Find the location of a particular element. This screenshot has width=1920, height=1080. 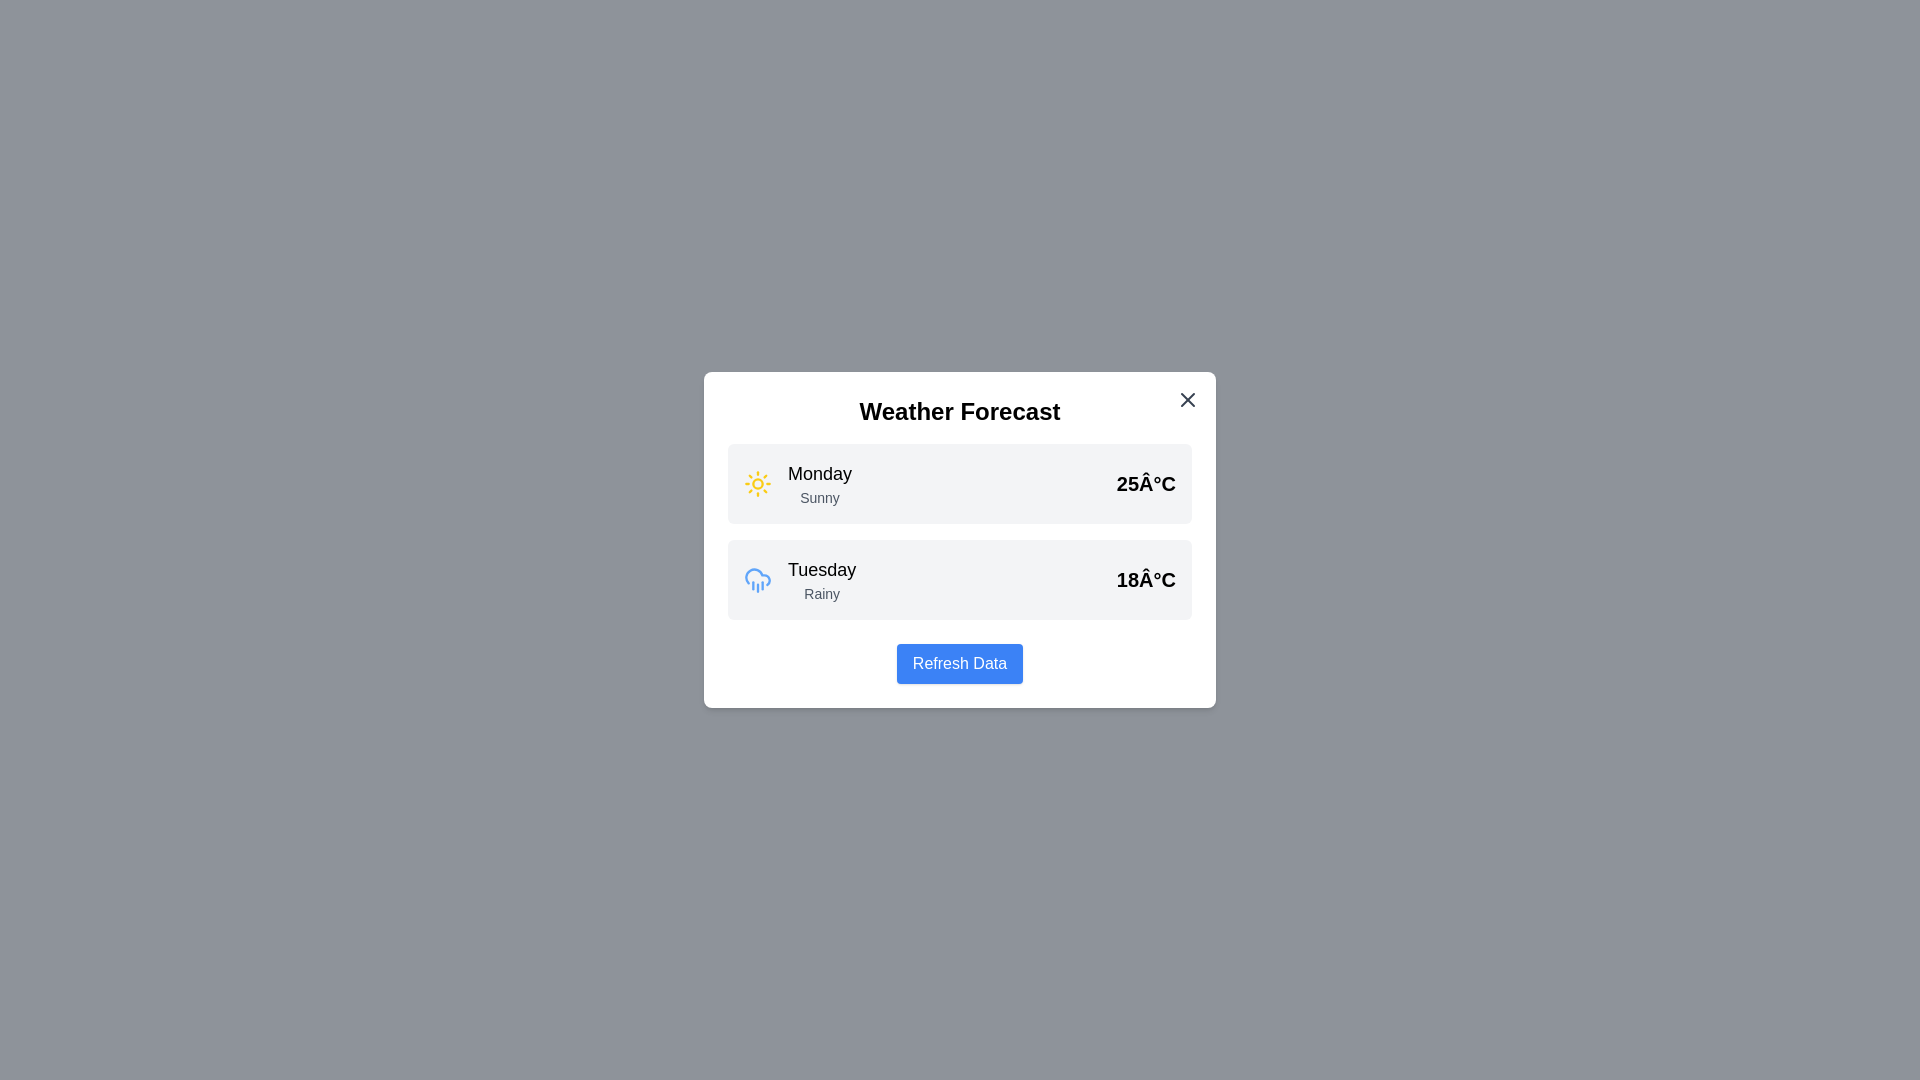

the Close button located in the top-right corner of the 'Weather Forecast' modal dialog is located at coordinates (1188, 400).